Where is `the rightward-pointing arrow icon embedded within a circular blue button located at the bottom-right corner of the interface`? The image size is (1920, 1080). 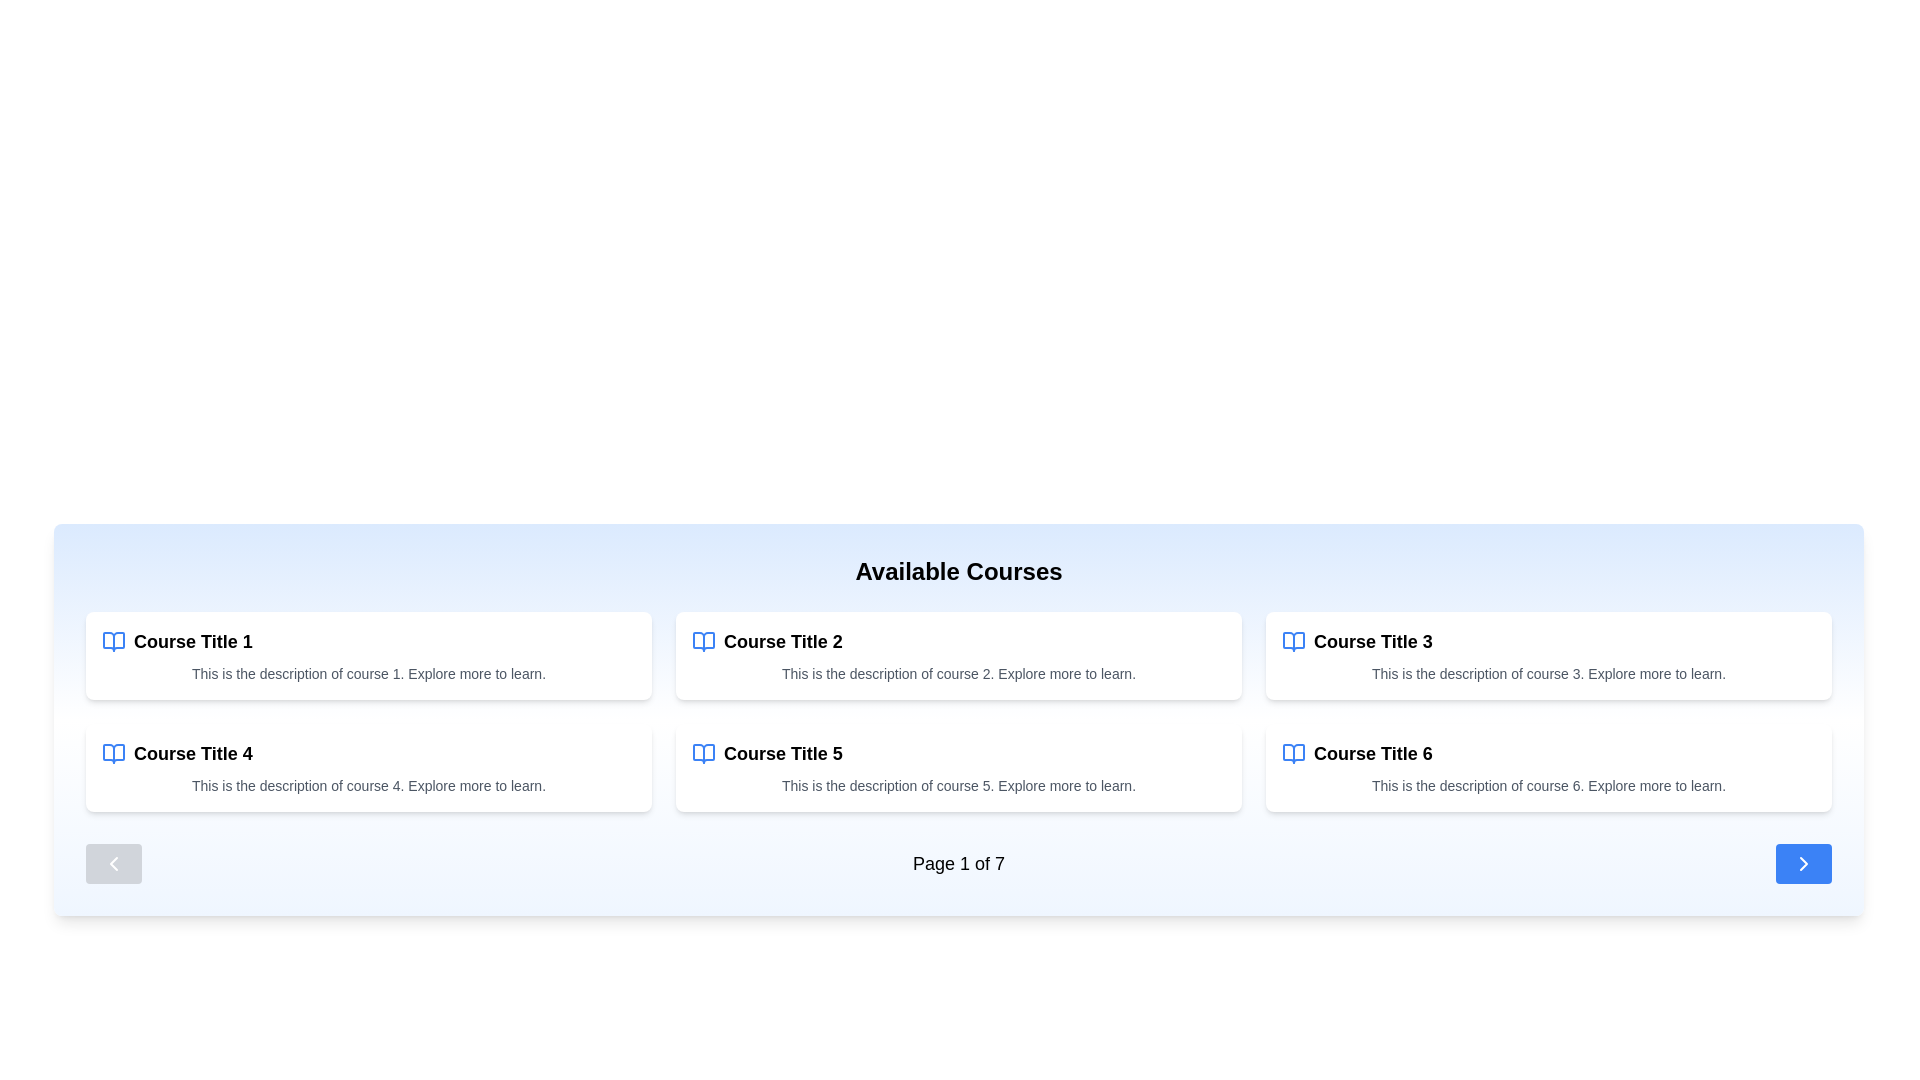
the rightward-pointing arrow icon embedded within a circular blue button located at the bottom-right corner of the interface is located at coordinates (1804, 863).